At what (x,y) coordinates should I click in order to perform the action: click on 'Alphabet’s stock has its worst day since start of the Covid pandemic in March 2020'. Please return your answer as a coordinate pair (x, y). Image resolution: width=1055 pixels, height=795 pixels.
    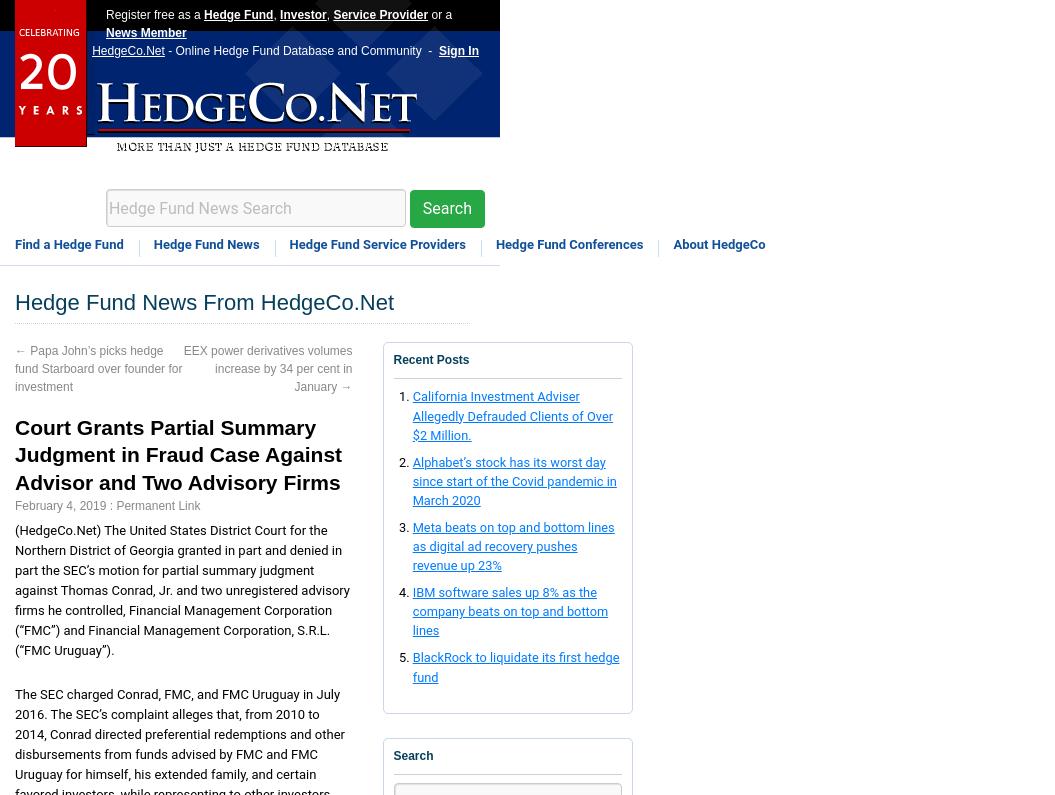
    Looking at the image, I should click on (410, 480).